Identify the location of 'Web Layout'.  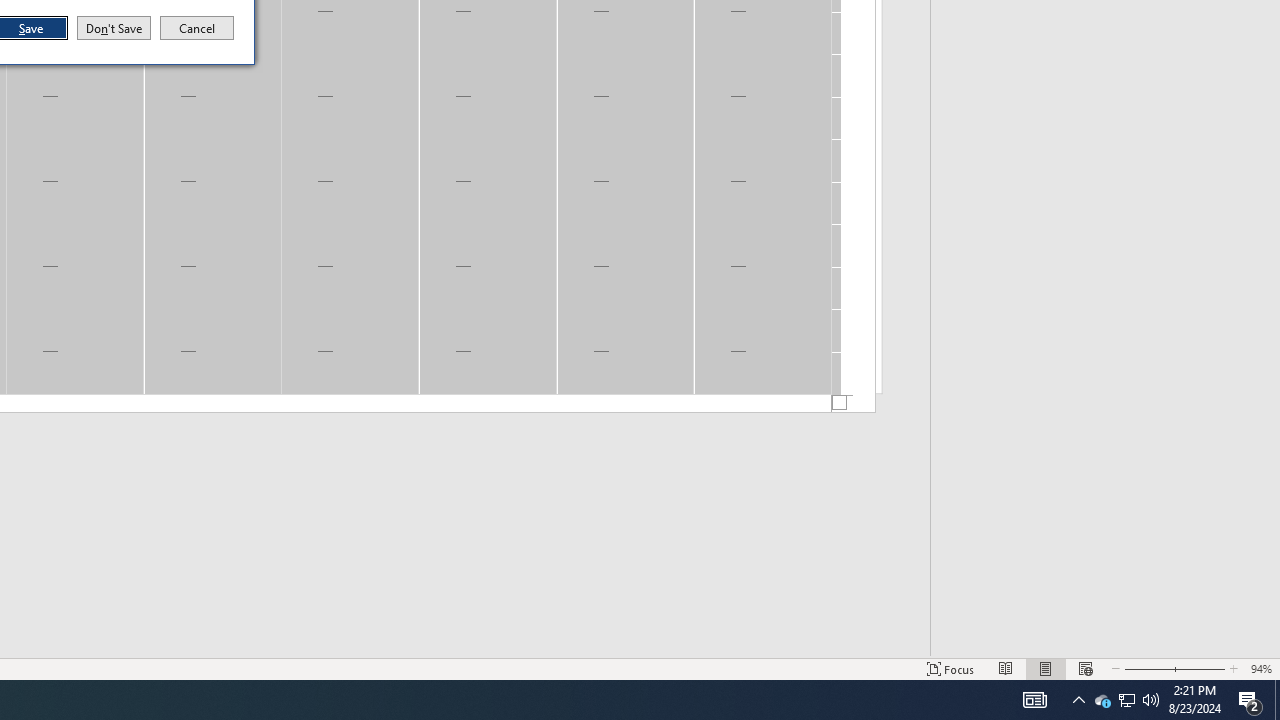
(1085, 669).